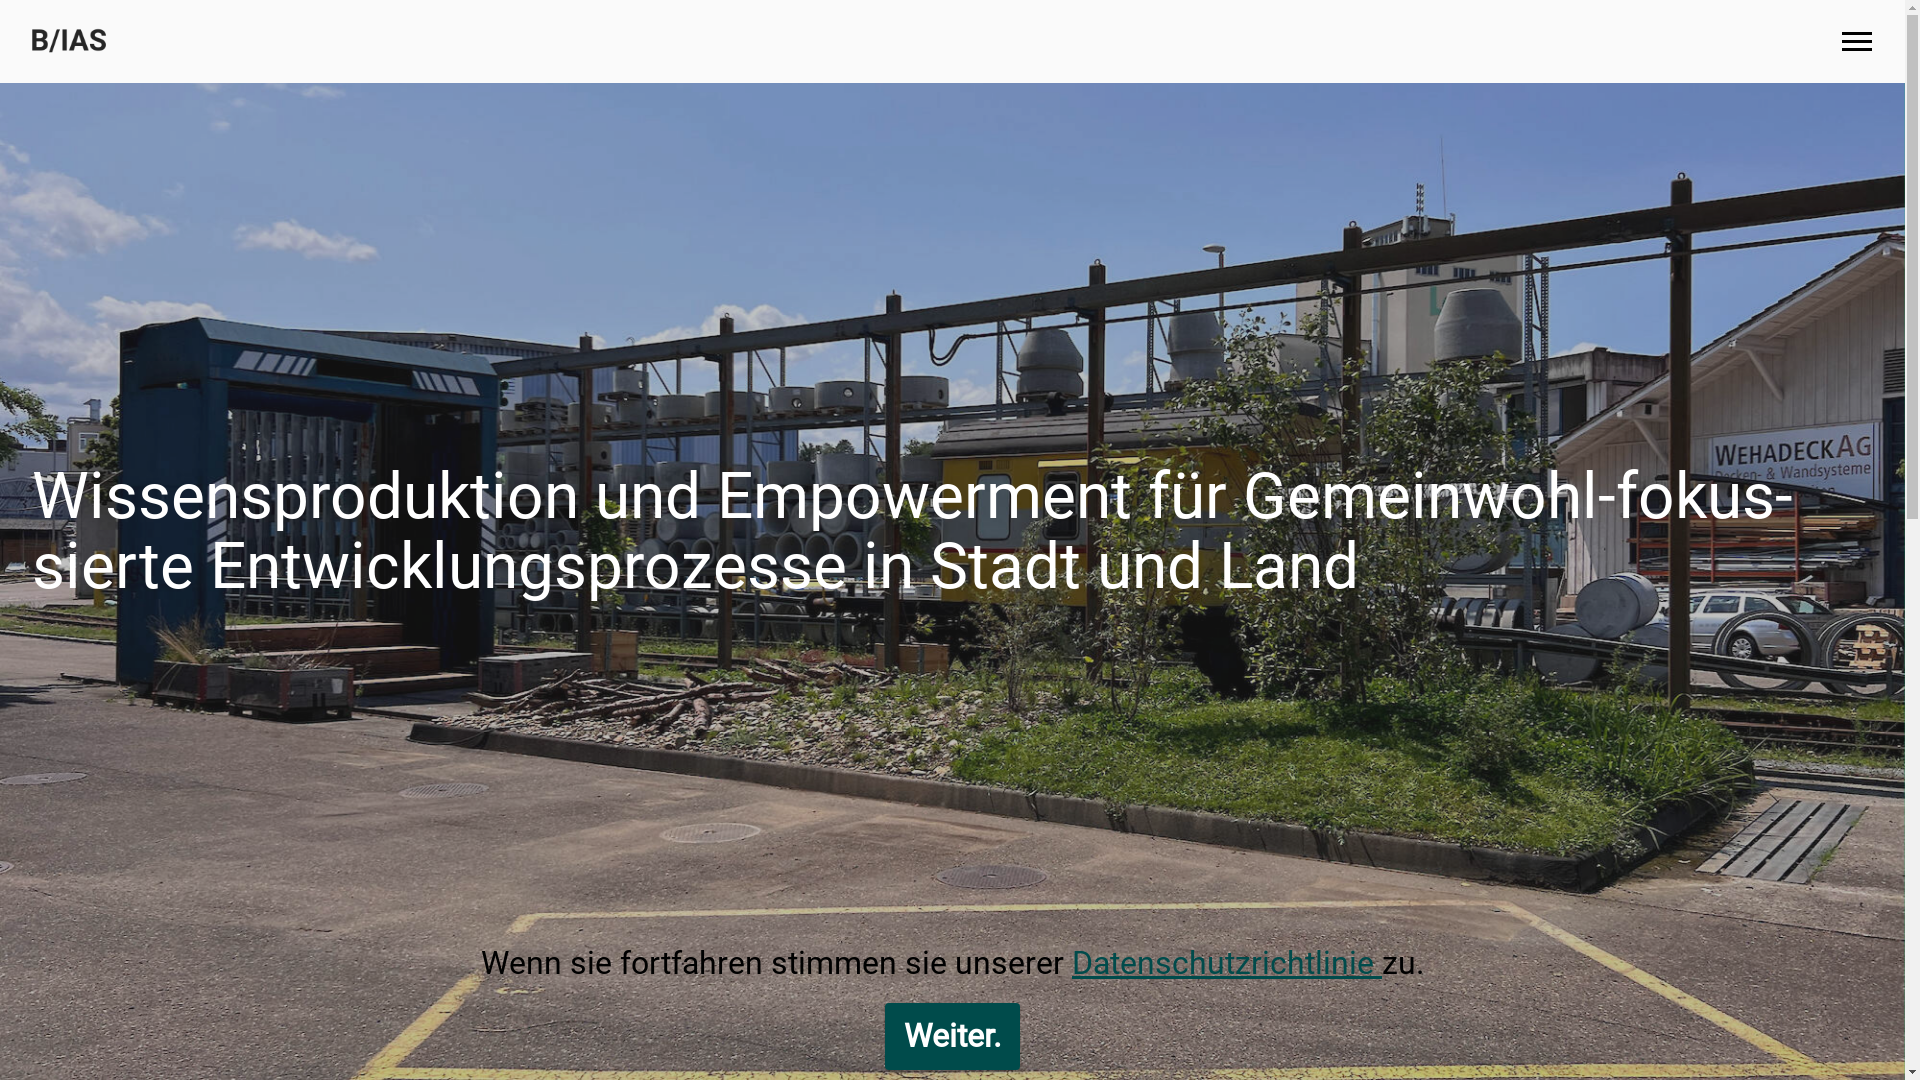 The image size is (1920, 1080). I want to click on 'Weiter.', so click(951, 1035).